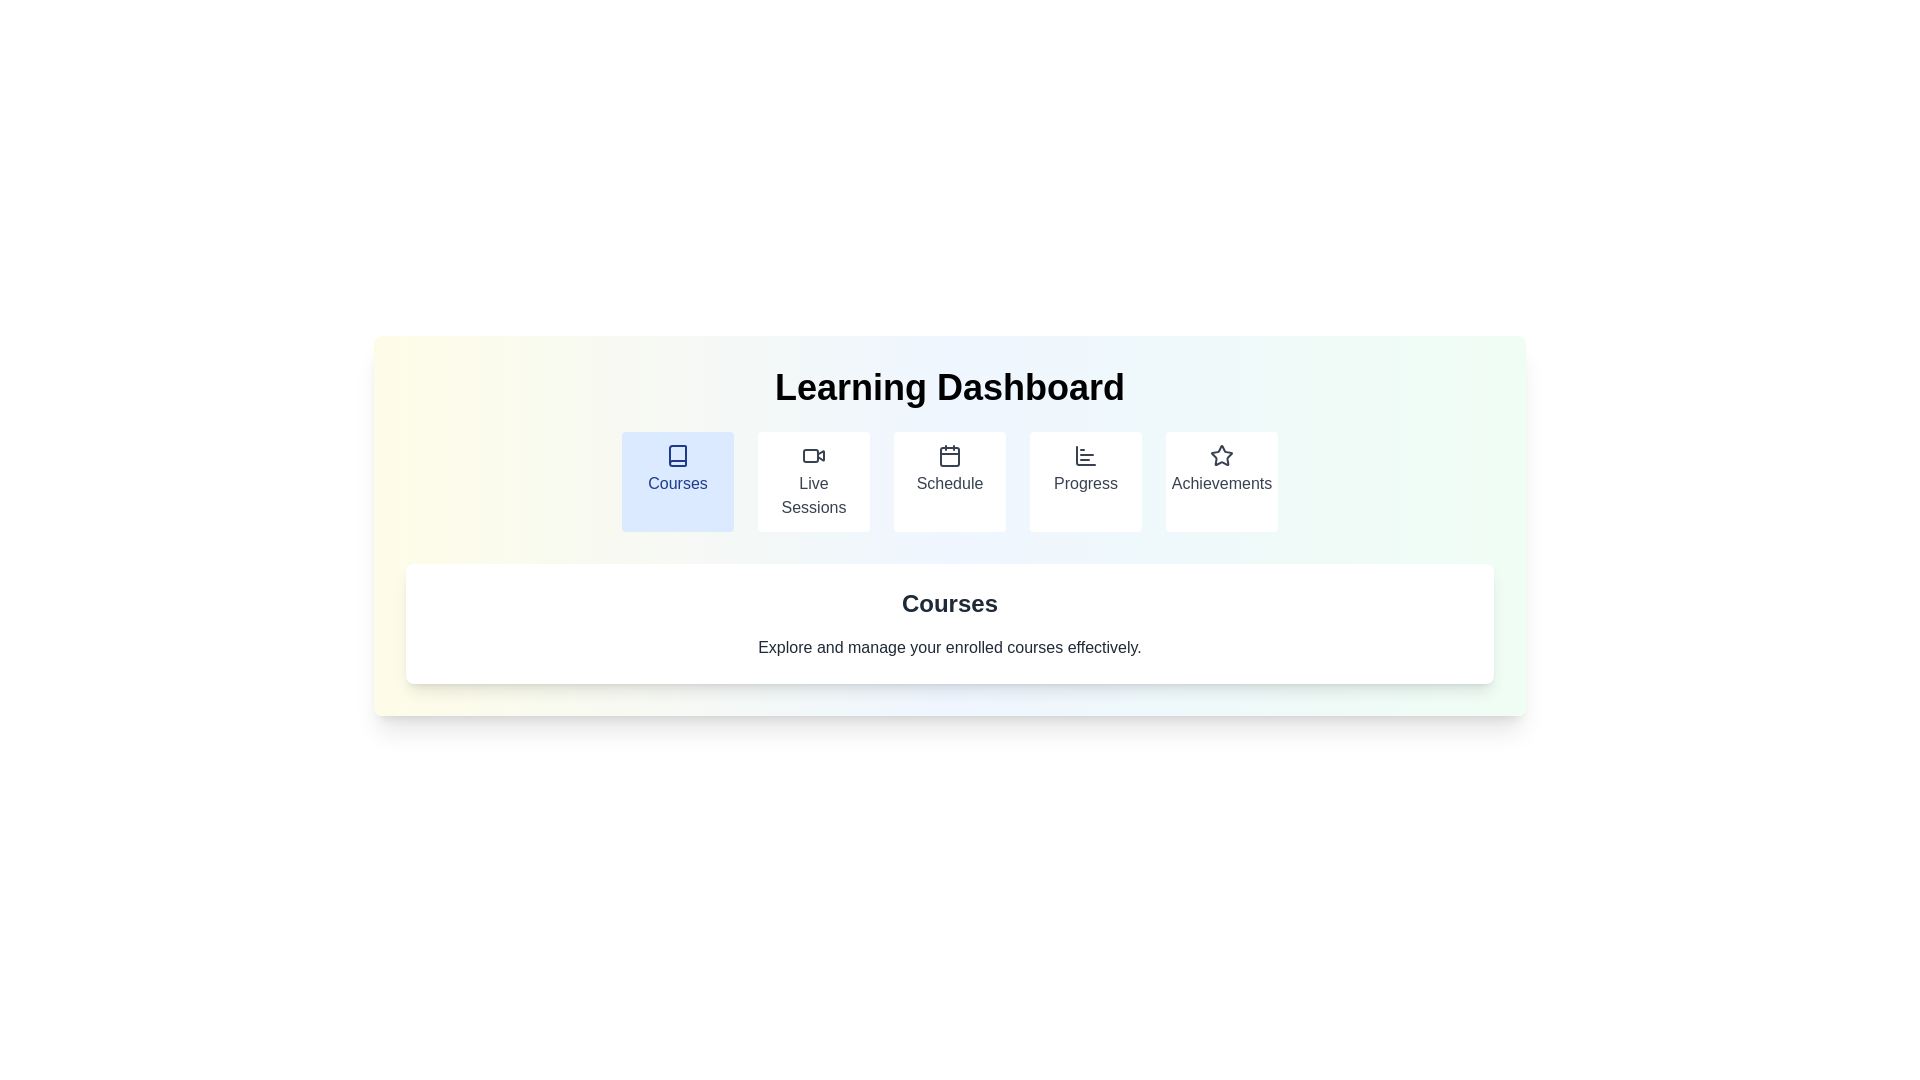  I want to click on the 'Achievements' navigation button, which is the fifth button in a group of five horizontally aligned buttons, so click(1221, 482).